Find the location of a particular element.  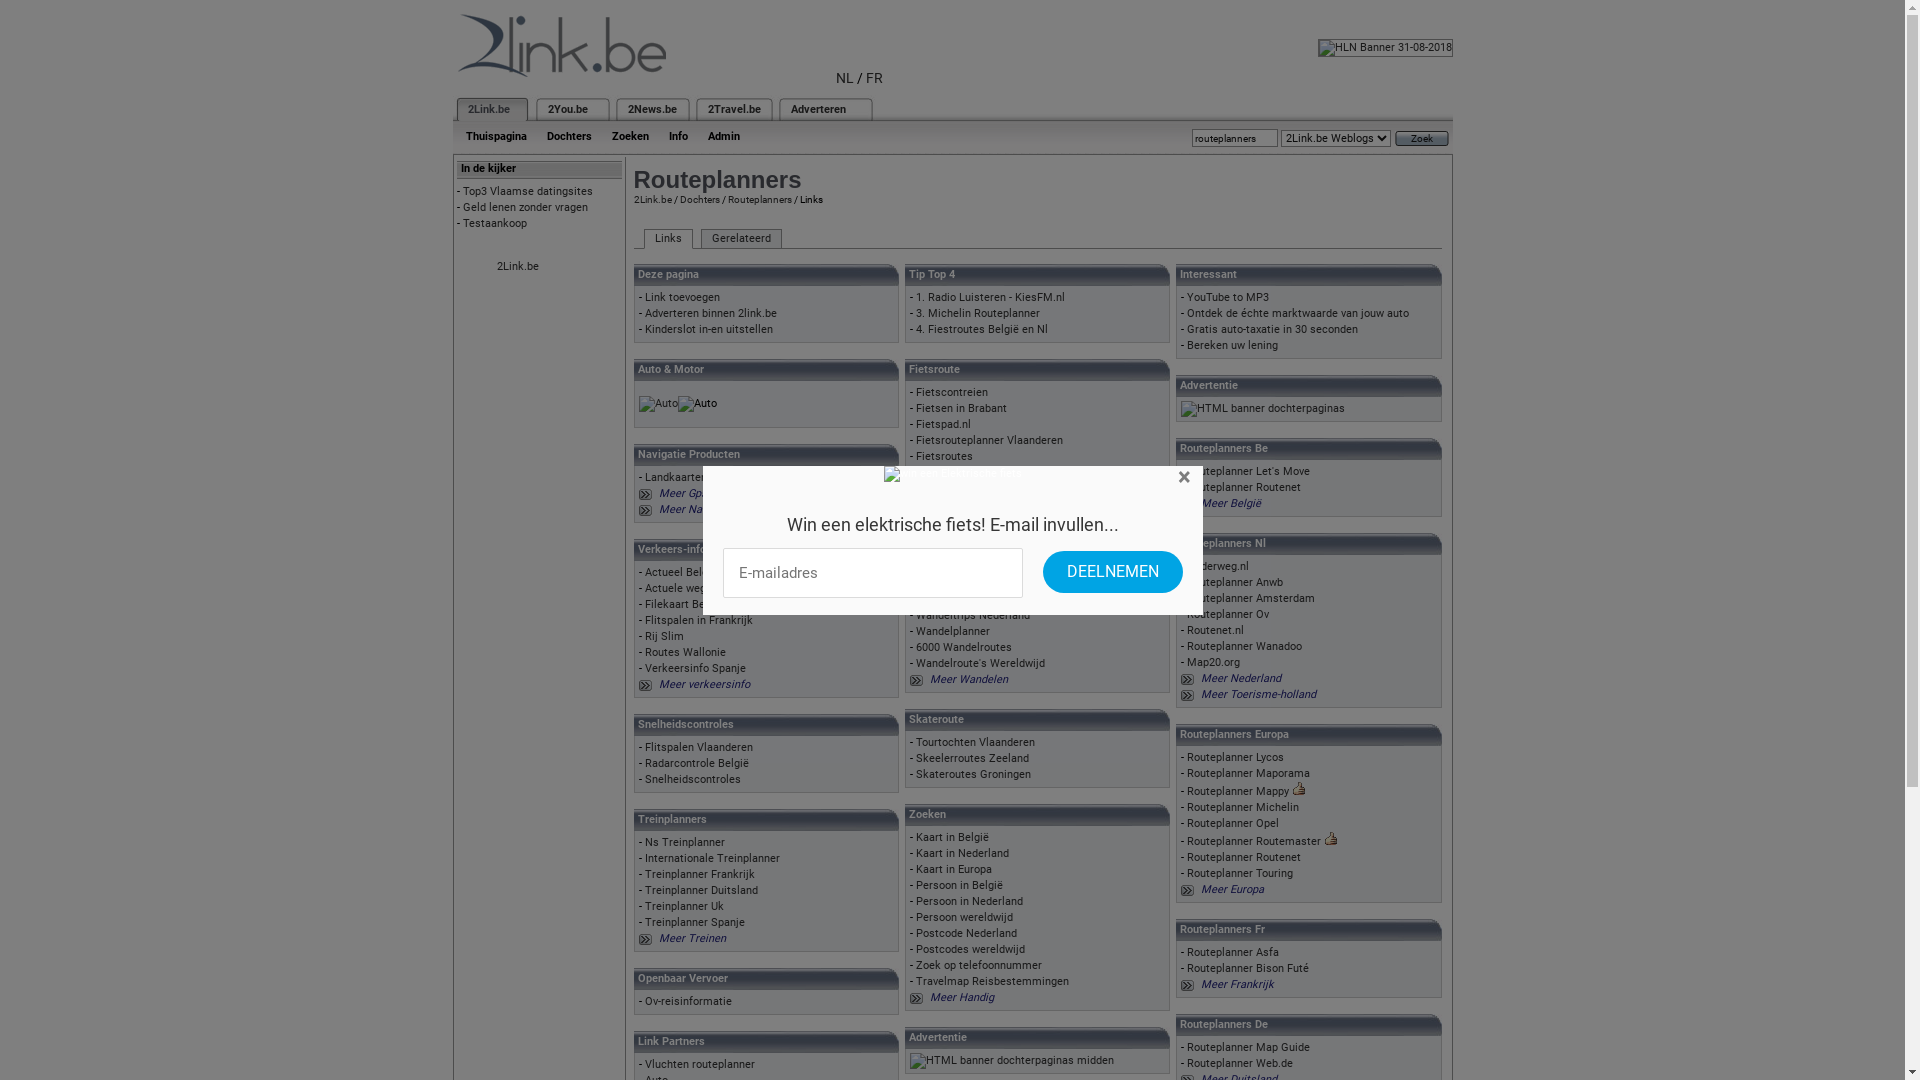

'Fietsrouteplanner Vlaanderen' is located at coordinates (915, 439).